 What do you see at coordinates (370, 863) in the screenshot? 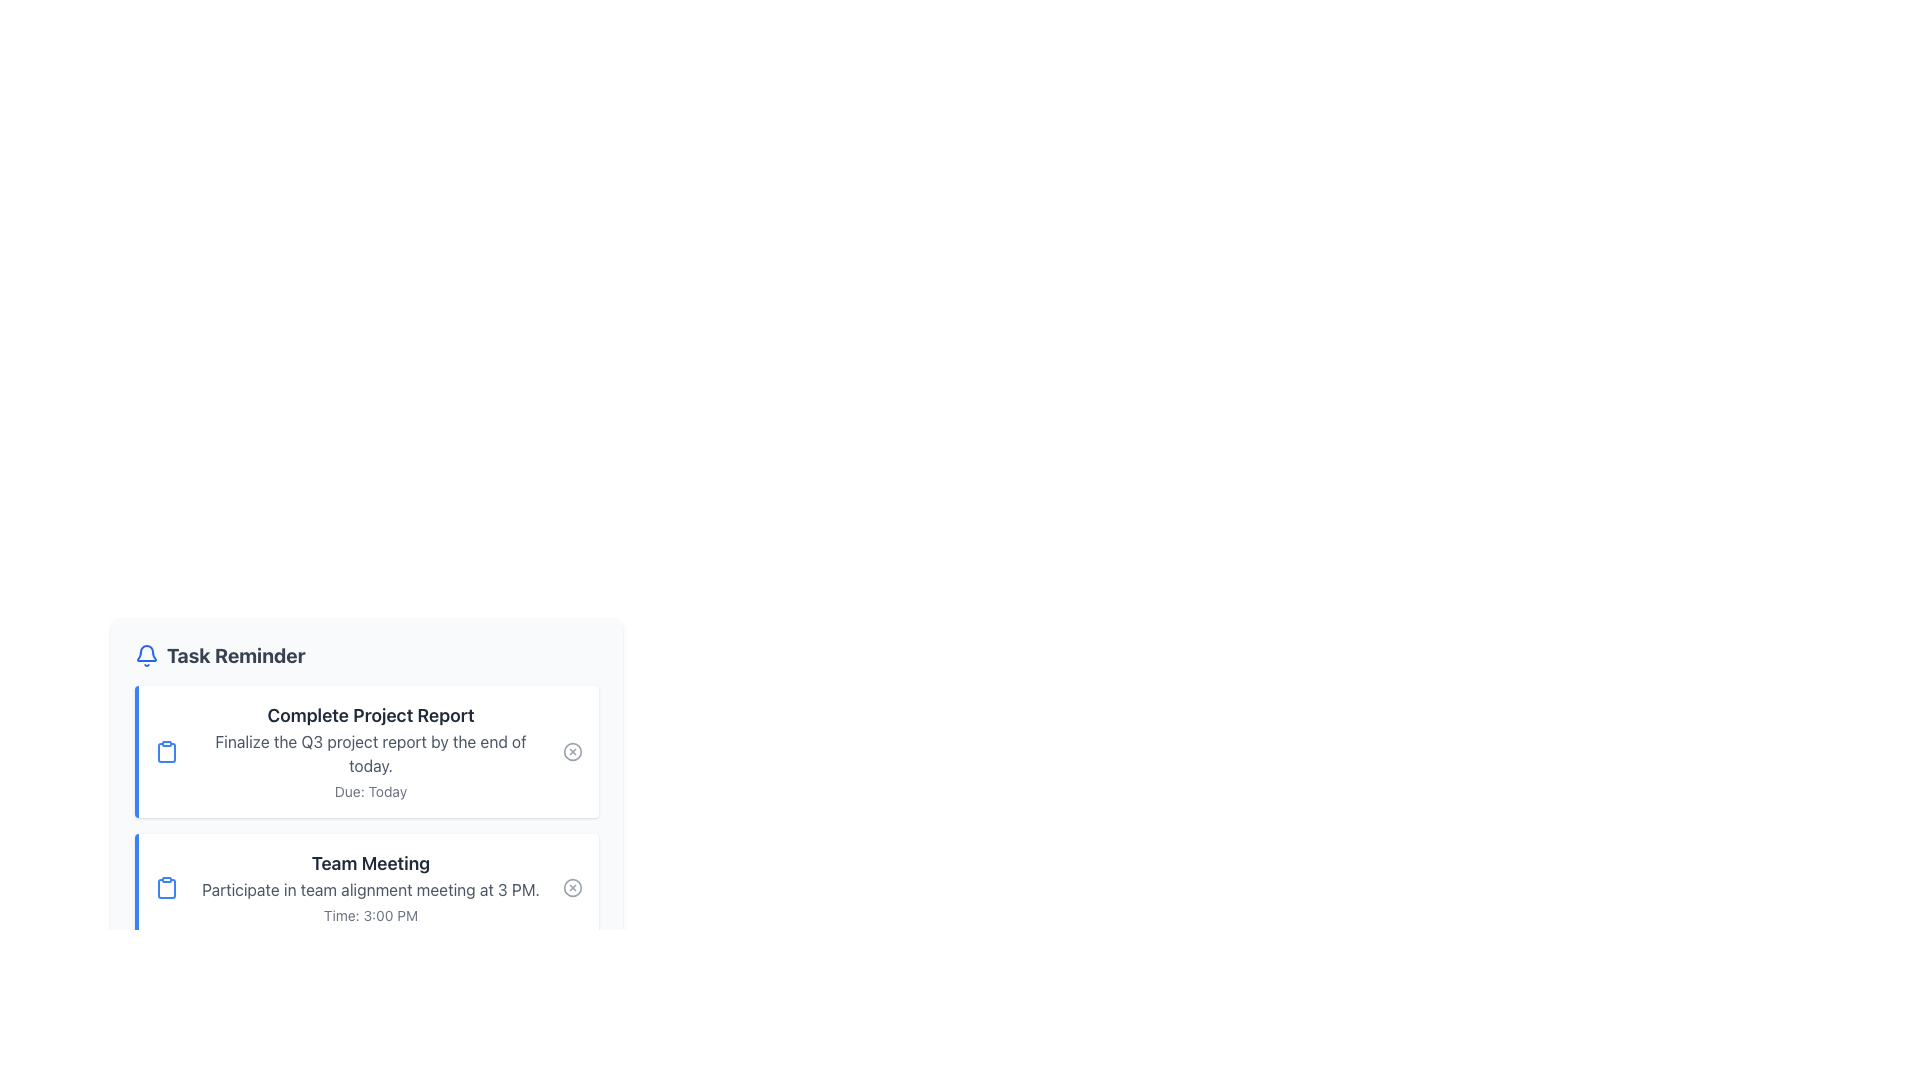
I see `the 'Team Meeting' text label, which is styled with bold, large, and dark gray font, located in the 'Task Reminder' section, below the 'Complete Project Report' task card` at bounding box center [370, 863].